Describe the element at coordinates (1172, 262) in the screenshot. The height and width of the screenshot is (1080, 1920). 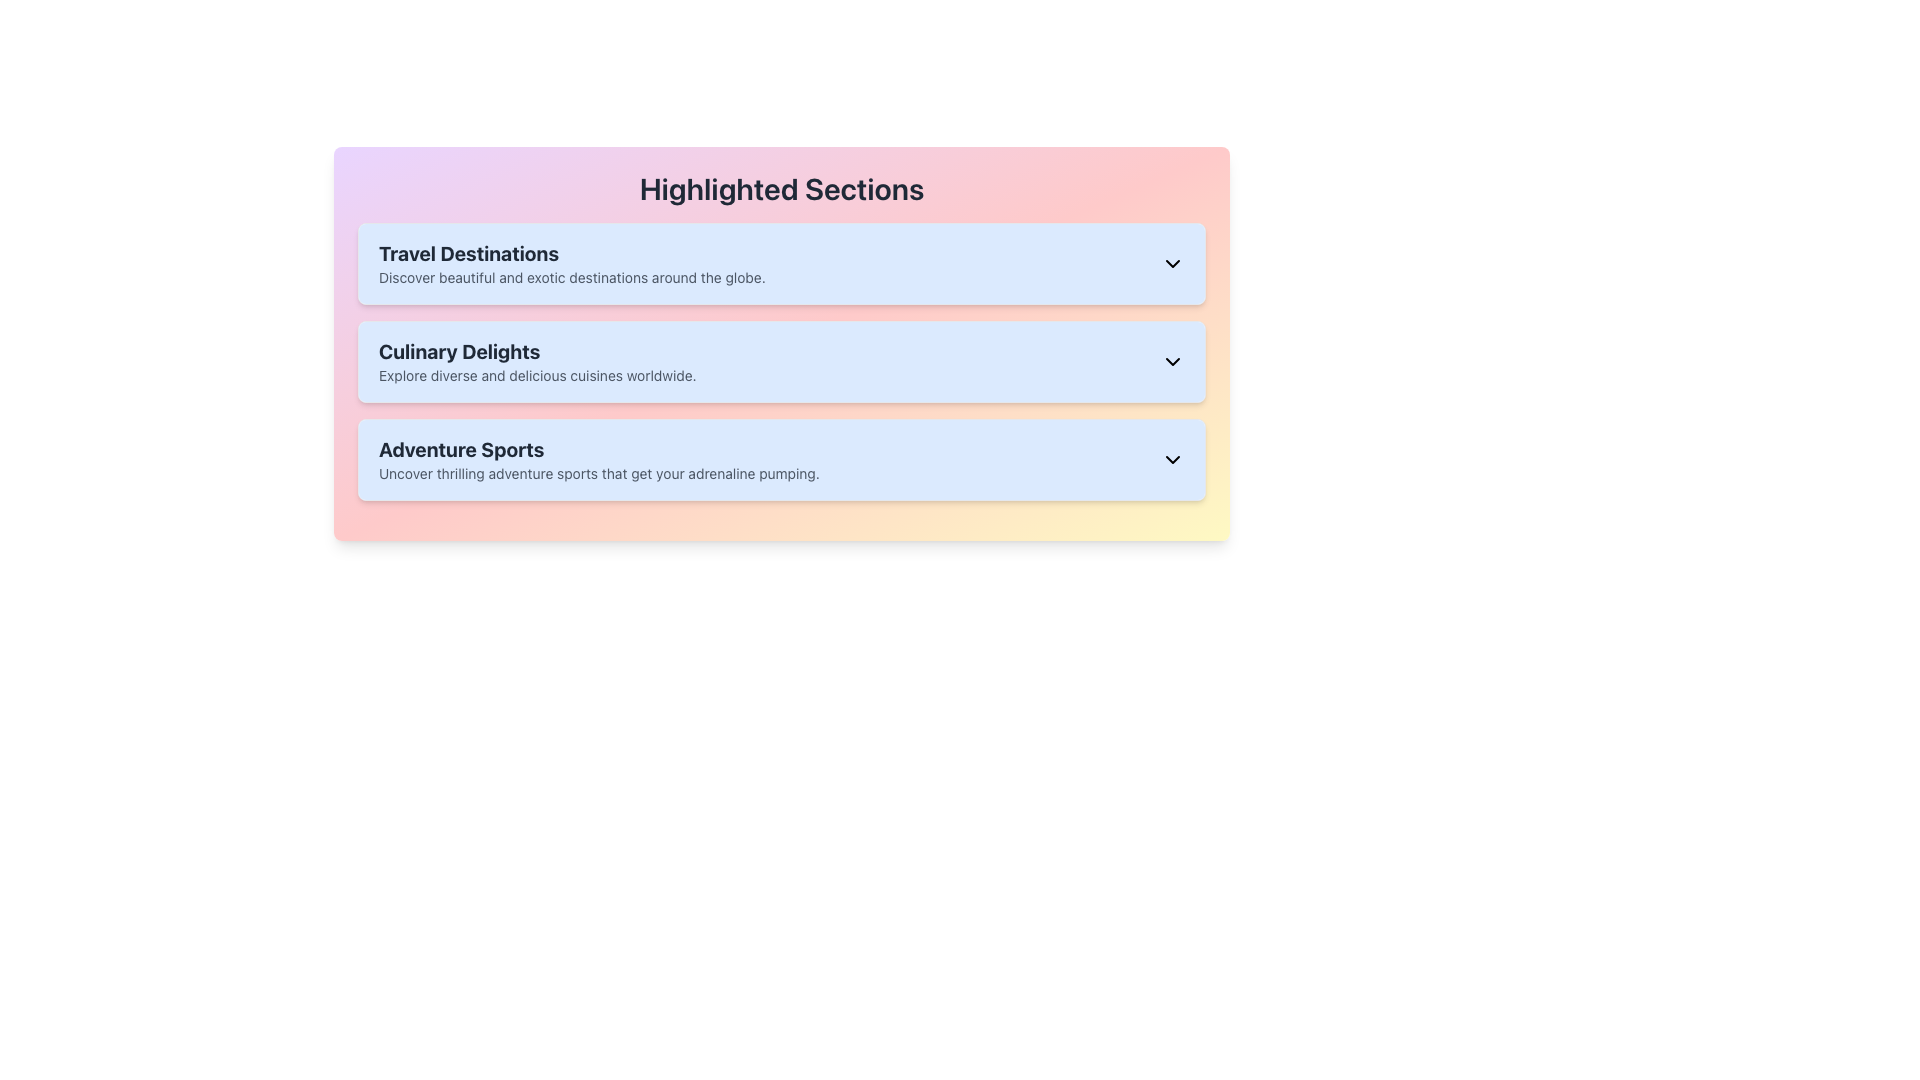
I see `the Dropdown indicator or caret icon located at the far right of the 'Travel Destinations' section` at that location.